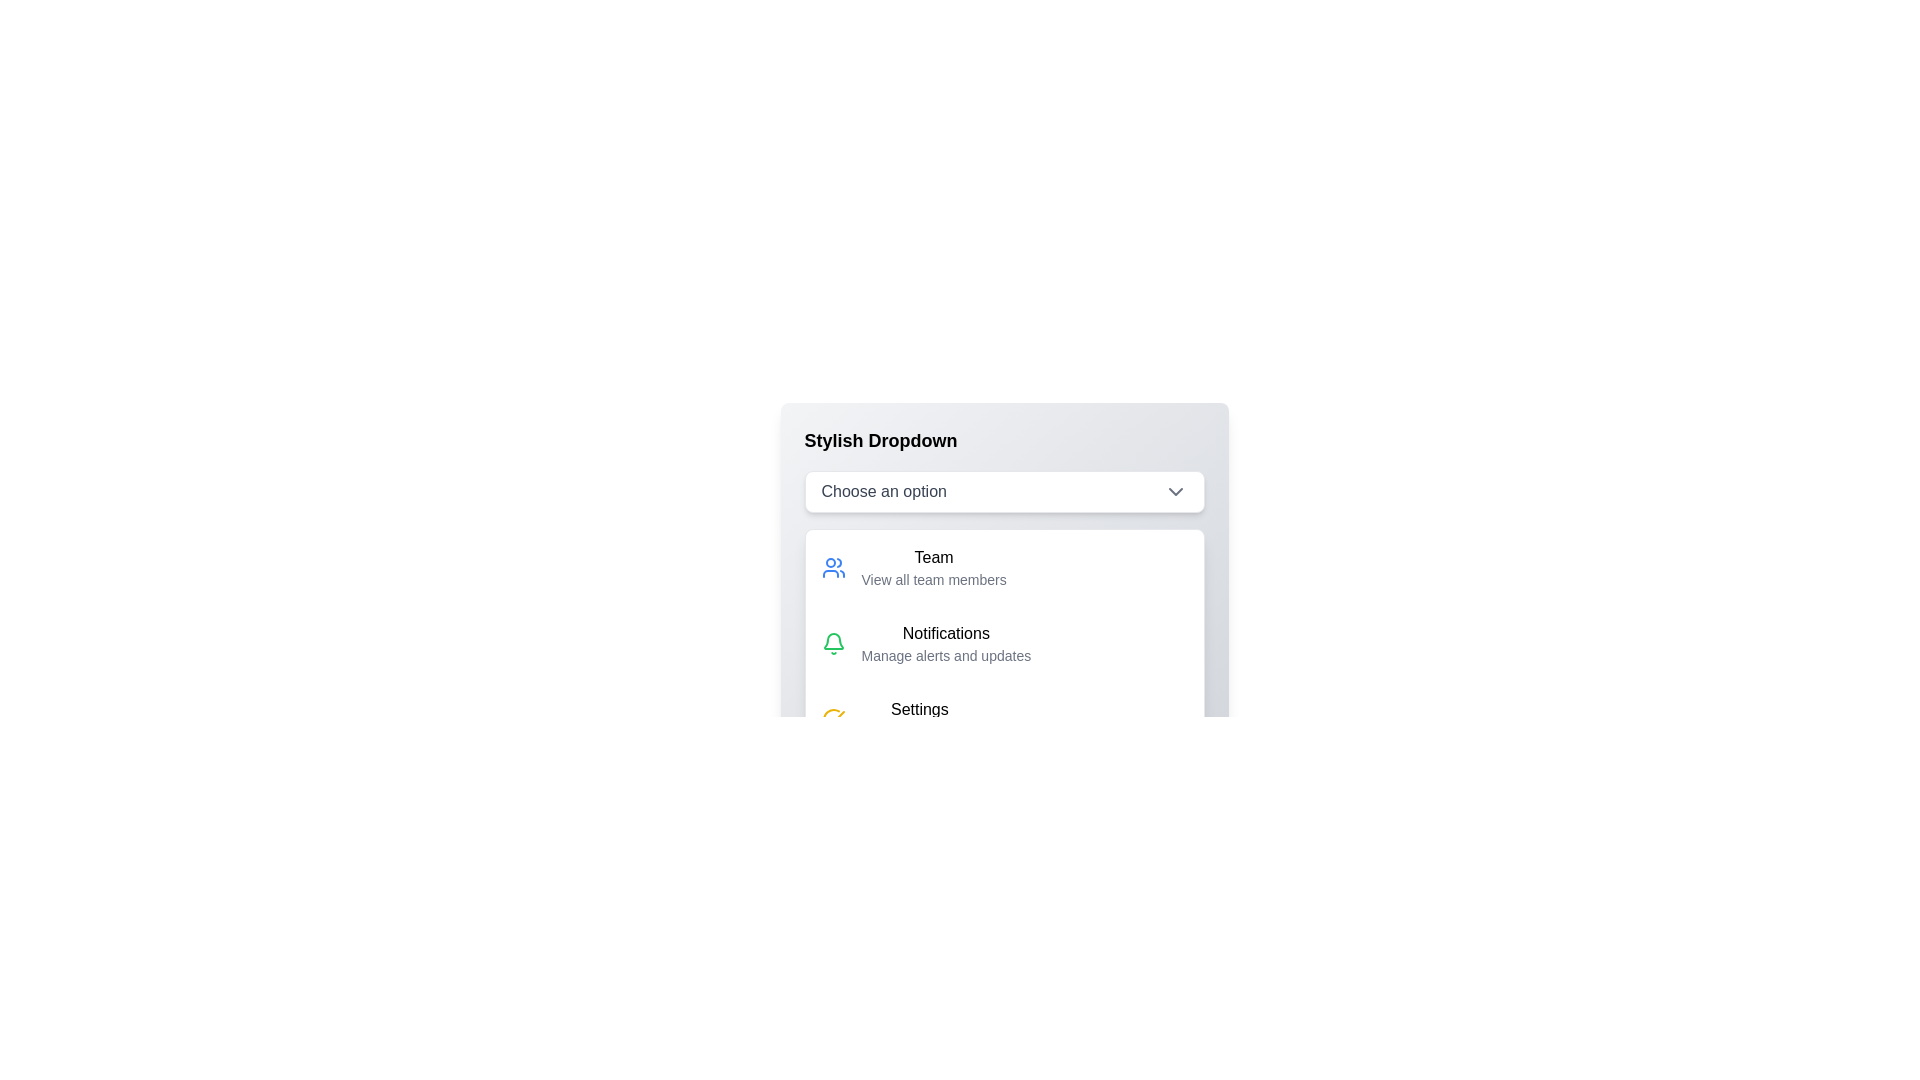  I want to click on the descriptive text label located beneath the 'Notifications' section of the dropdown menu, so click(945, 655).